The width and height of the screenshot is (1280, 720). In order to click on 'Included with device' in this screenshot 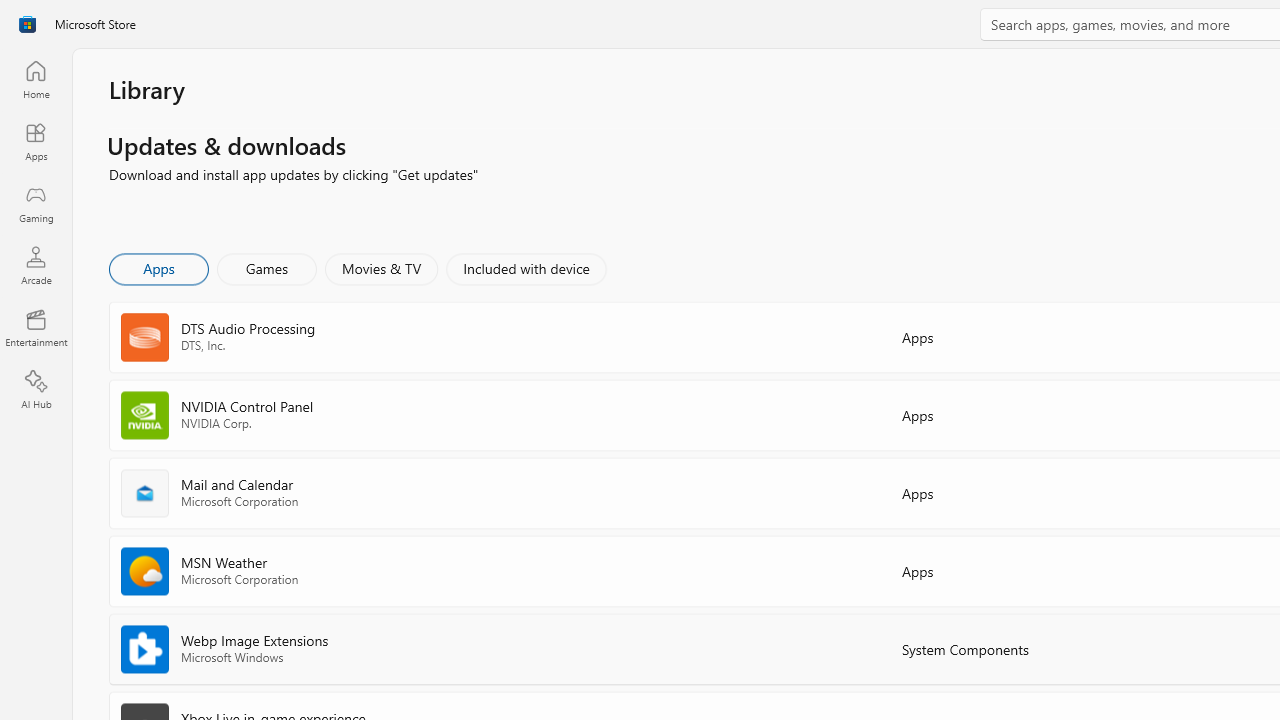, I will do `click(525, 267)`.